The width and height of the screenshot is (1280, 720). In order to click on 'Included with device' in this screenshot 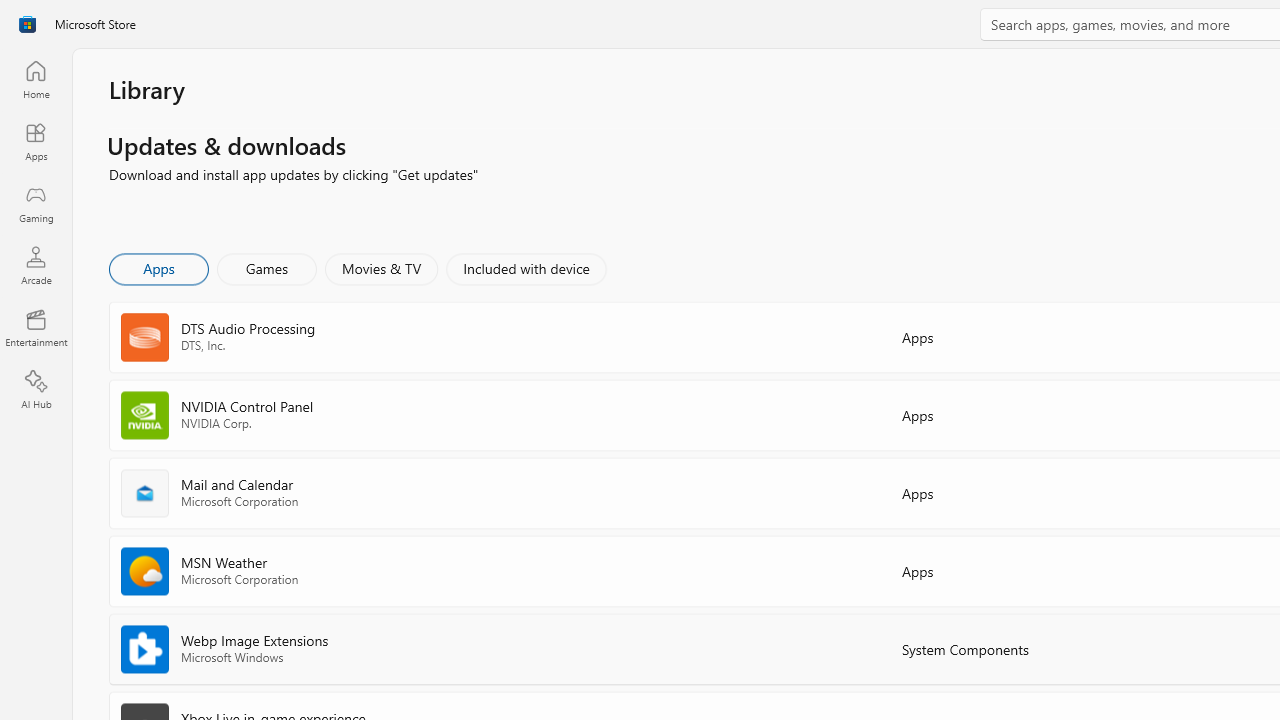, I will do `click(525, 267)`.